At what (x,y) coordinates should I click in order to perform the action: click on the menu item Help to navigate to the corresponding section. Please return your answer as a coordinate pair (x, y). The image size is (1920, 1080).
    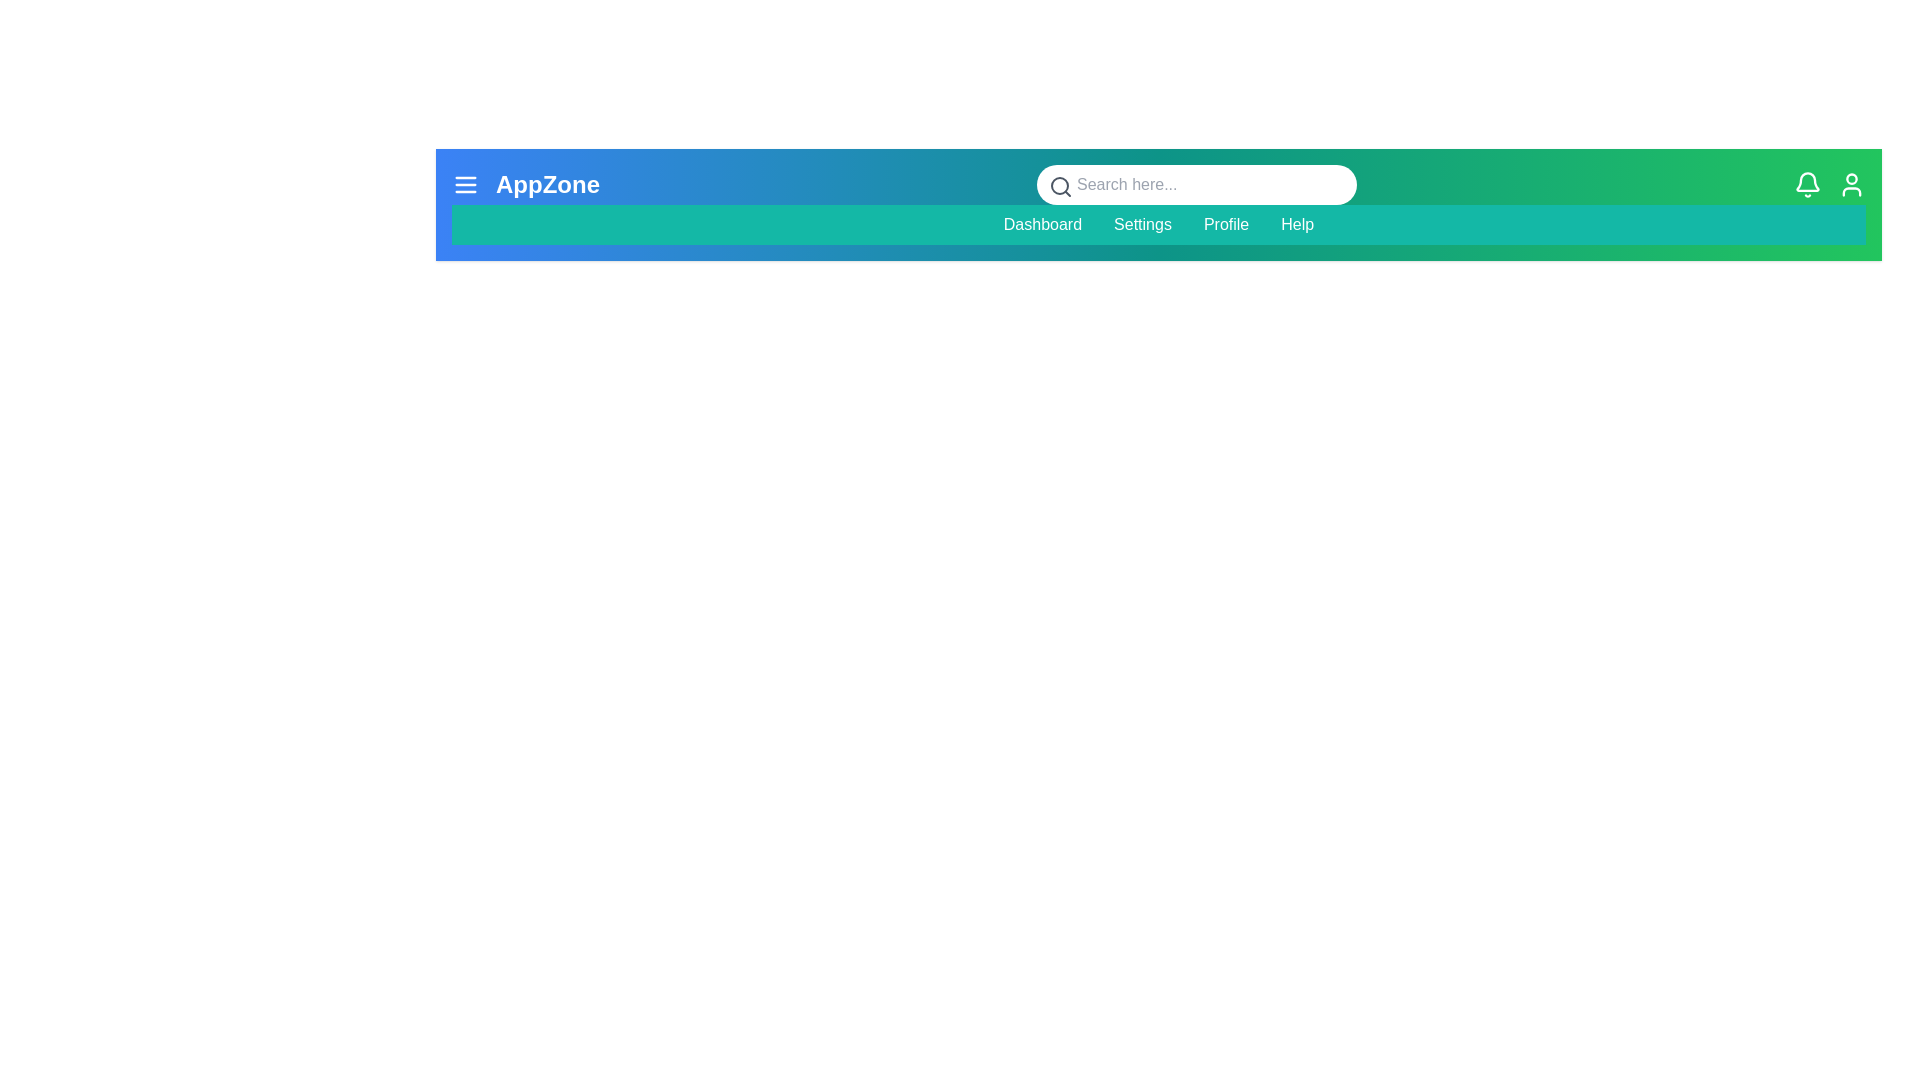
    Looking at the image, I should click on (1297, 224).